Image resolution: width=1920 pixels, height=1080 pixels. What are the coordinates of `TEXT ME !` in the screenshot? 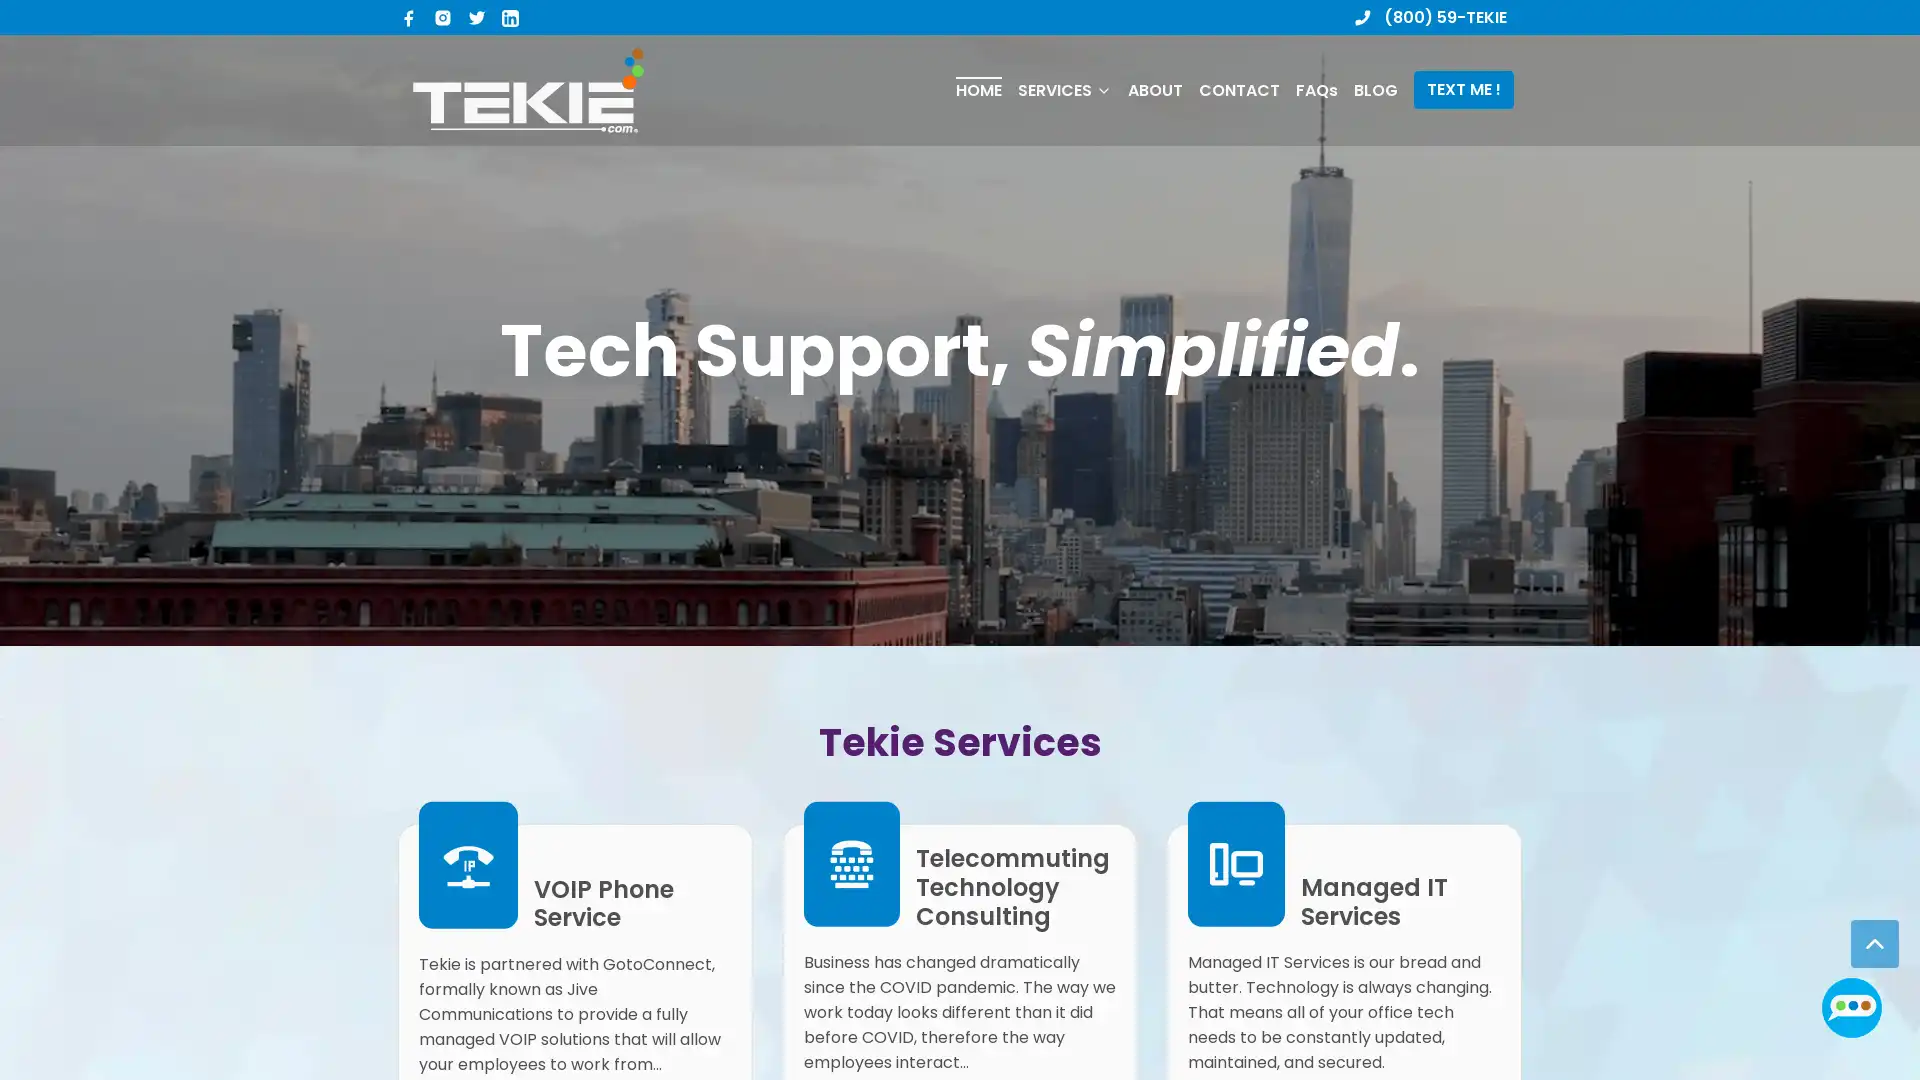 It's located at (1464, 87).